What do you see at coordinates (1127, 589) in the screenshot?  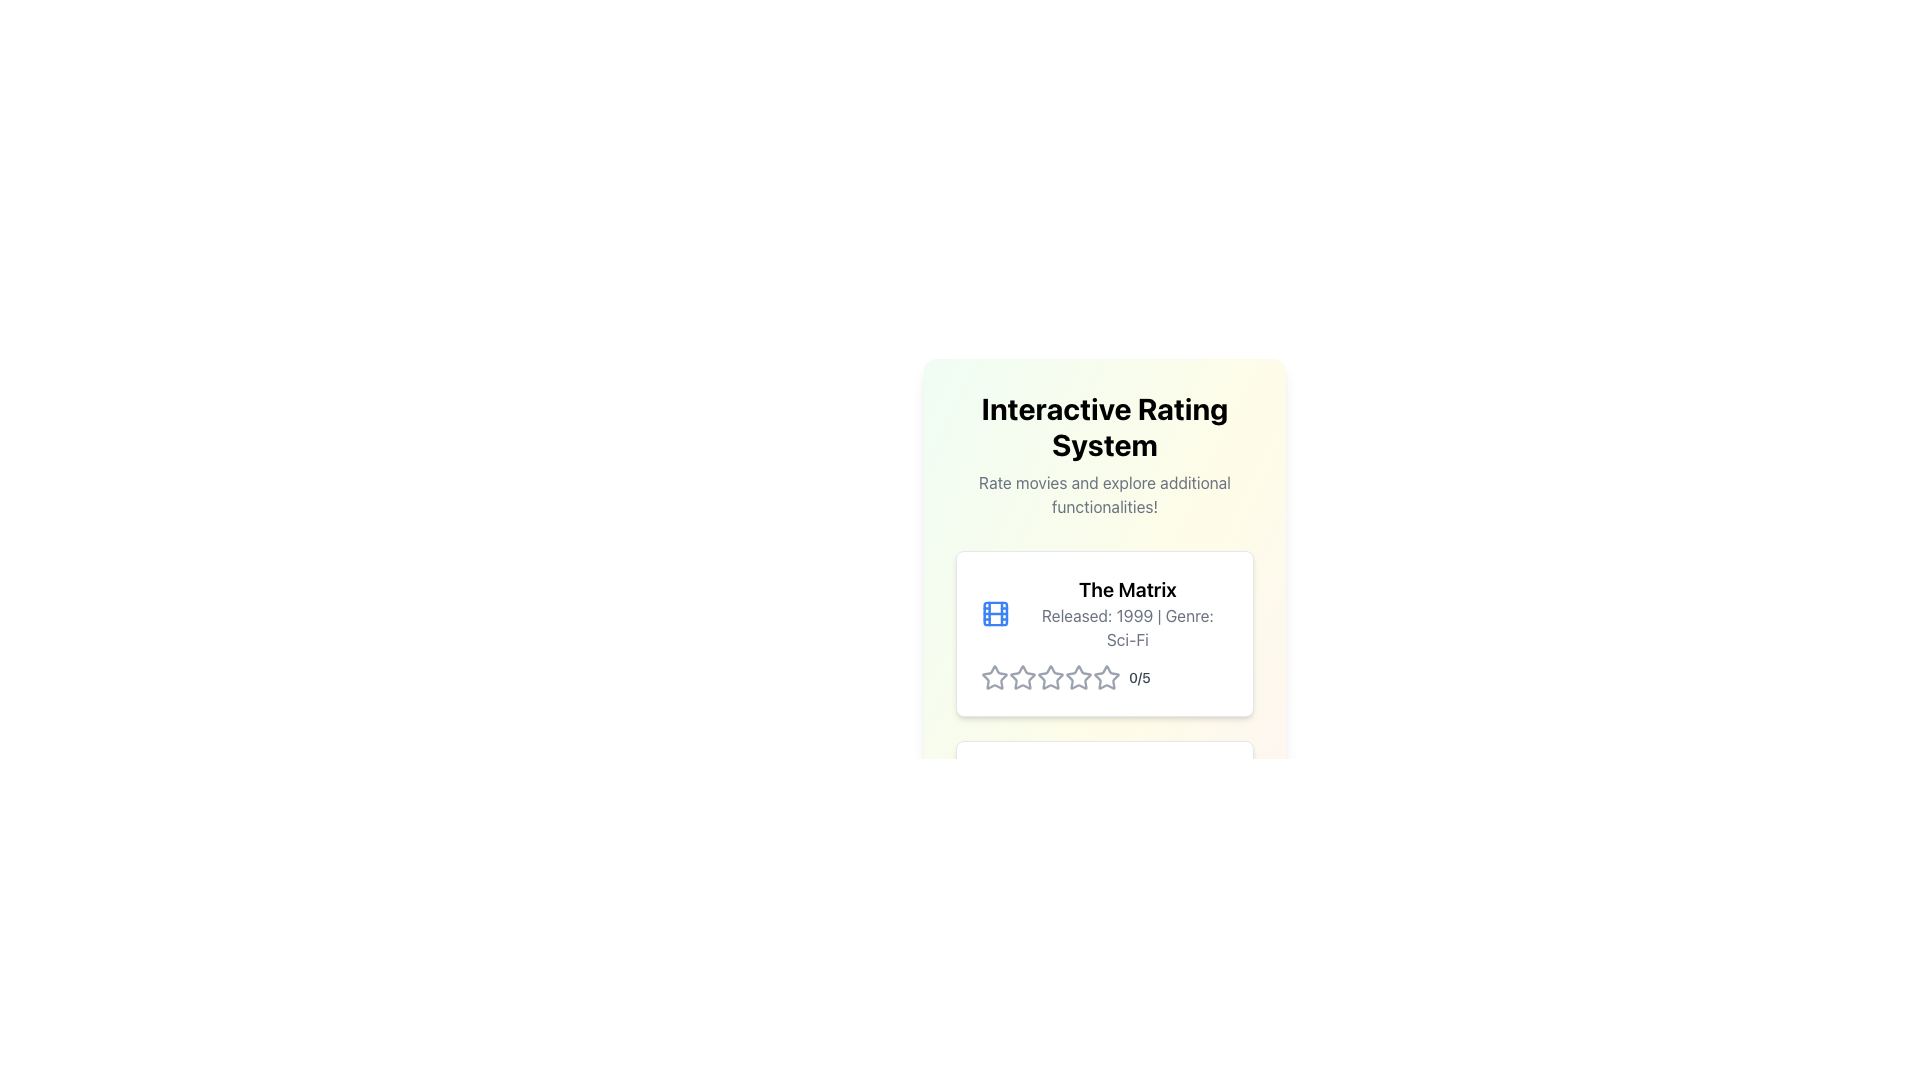 I see `the bold text label reading 'The Matrix' which is positioned at the top of the movie description card` at bounding box center [1127, 589].